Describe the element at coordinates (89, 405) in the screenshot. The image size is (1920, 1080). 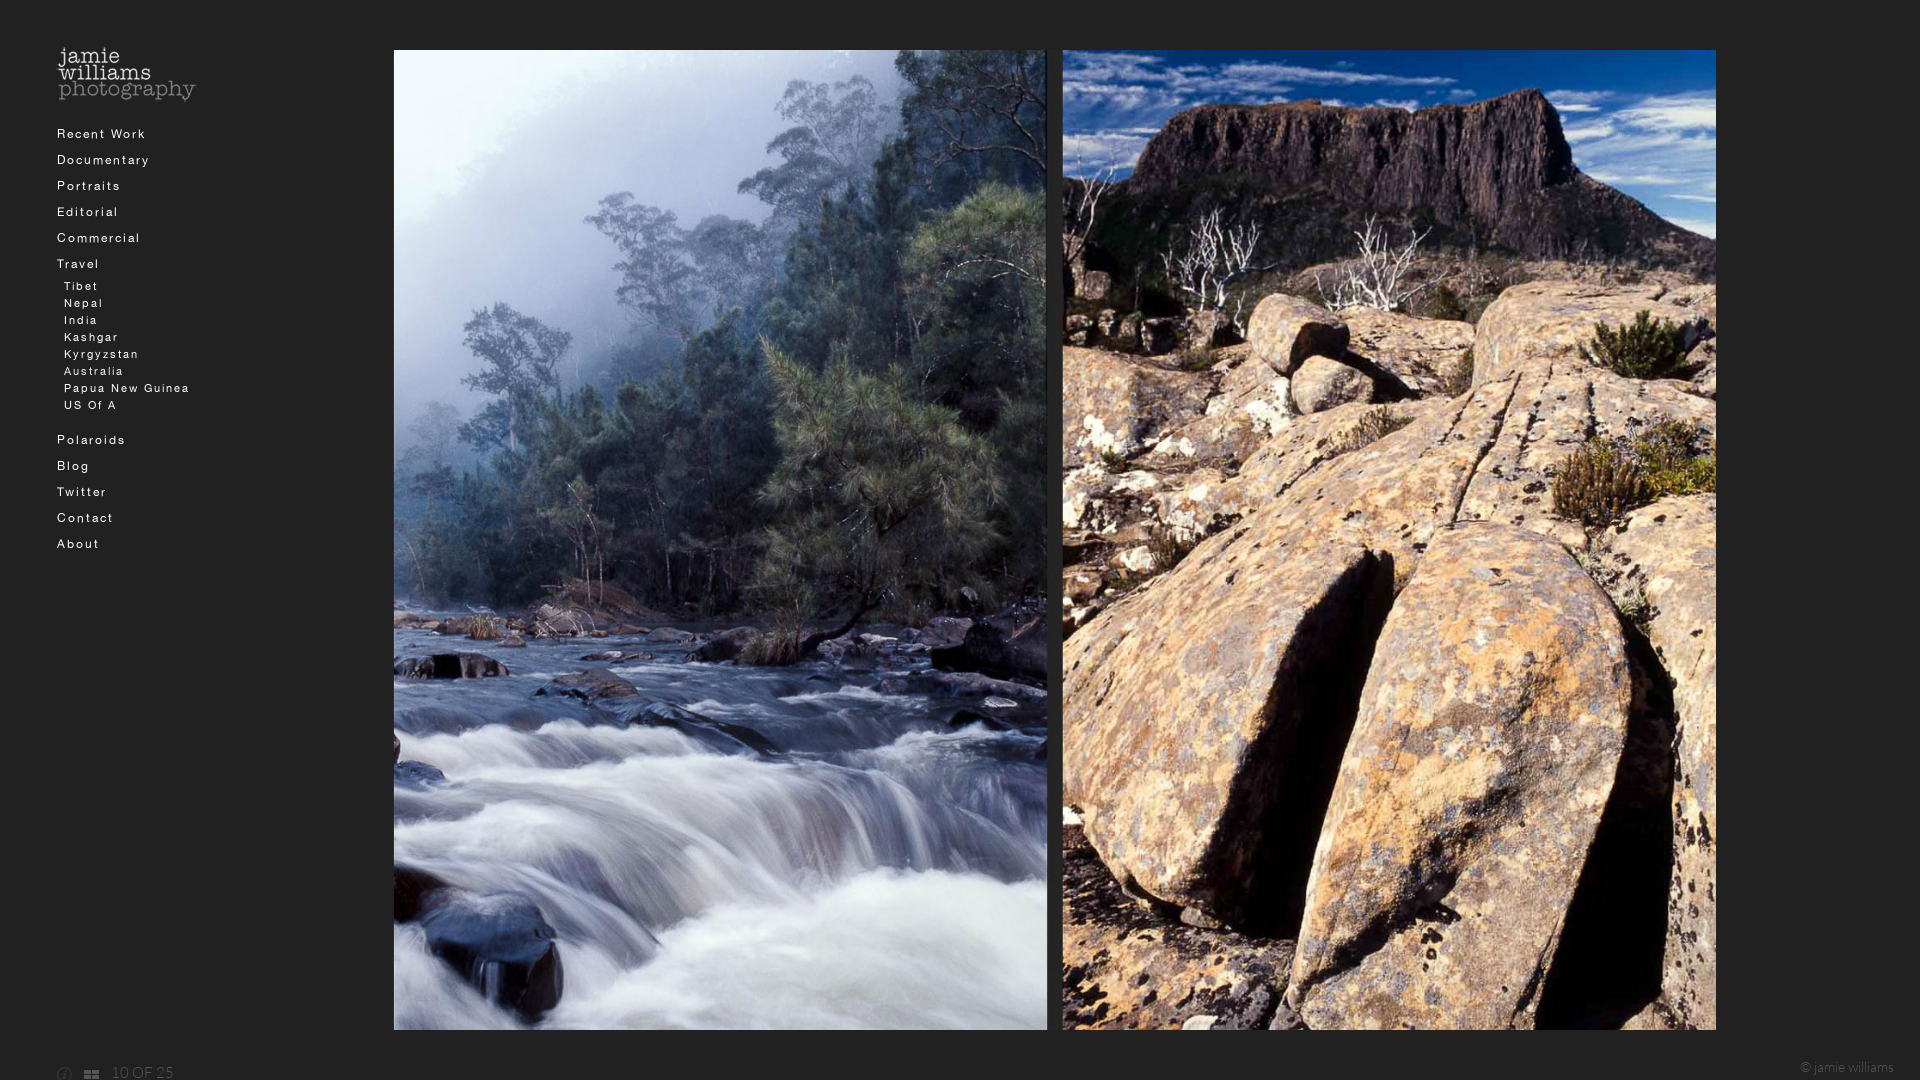
I see `'US Of A'` at that location.